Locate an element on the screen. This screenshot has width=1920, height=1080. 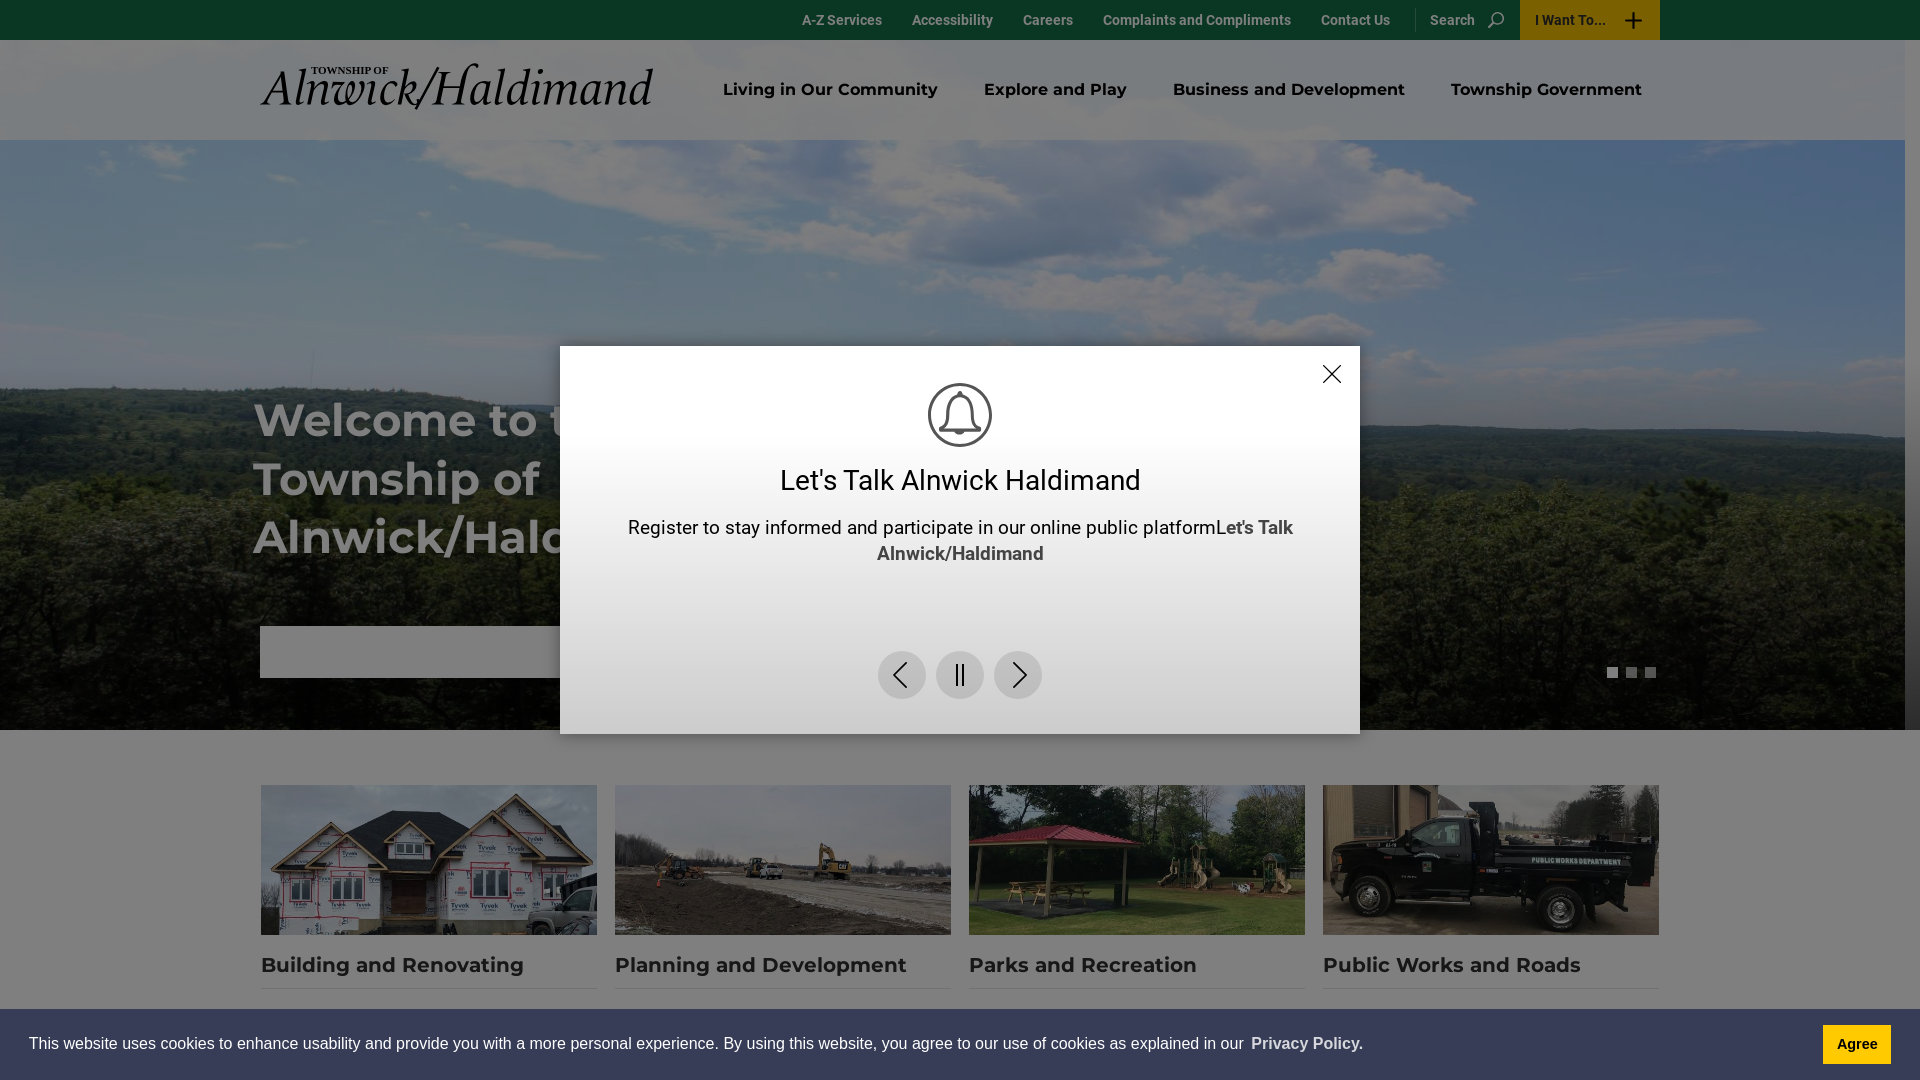
'Privacy Policy.' is located at coordinates (1306, 1043).